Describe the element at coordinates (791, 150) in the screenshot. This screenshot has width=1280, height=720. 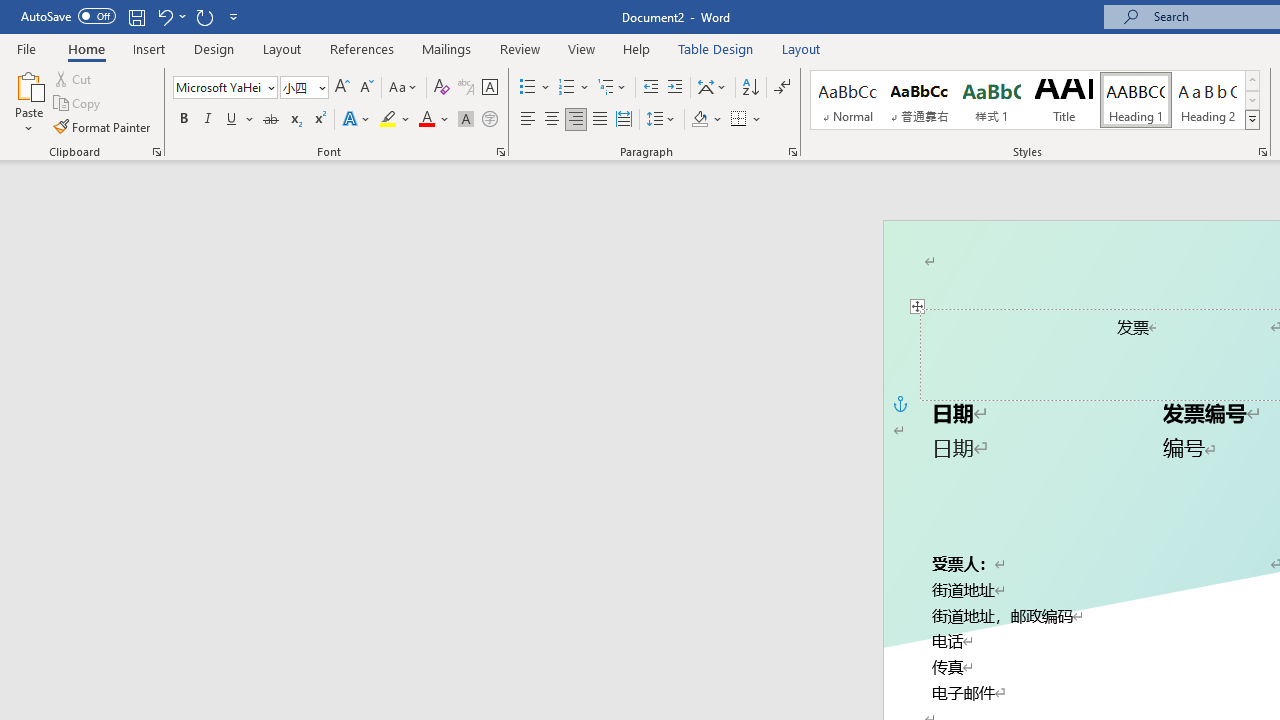
I see `'Paragraph...'` at that location.